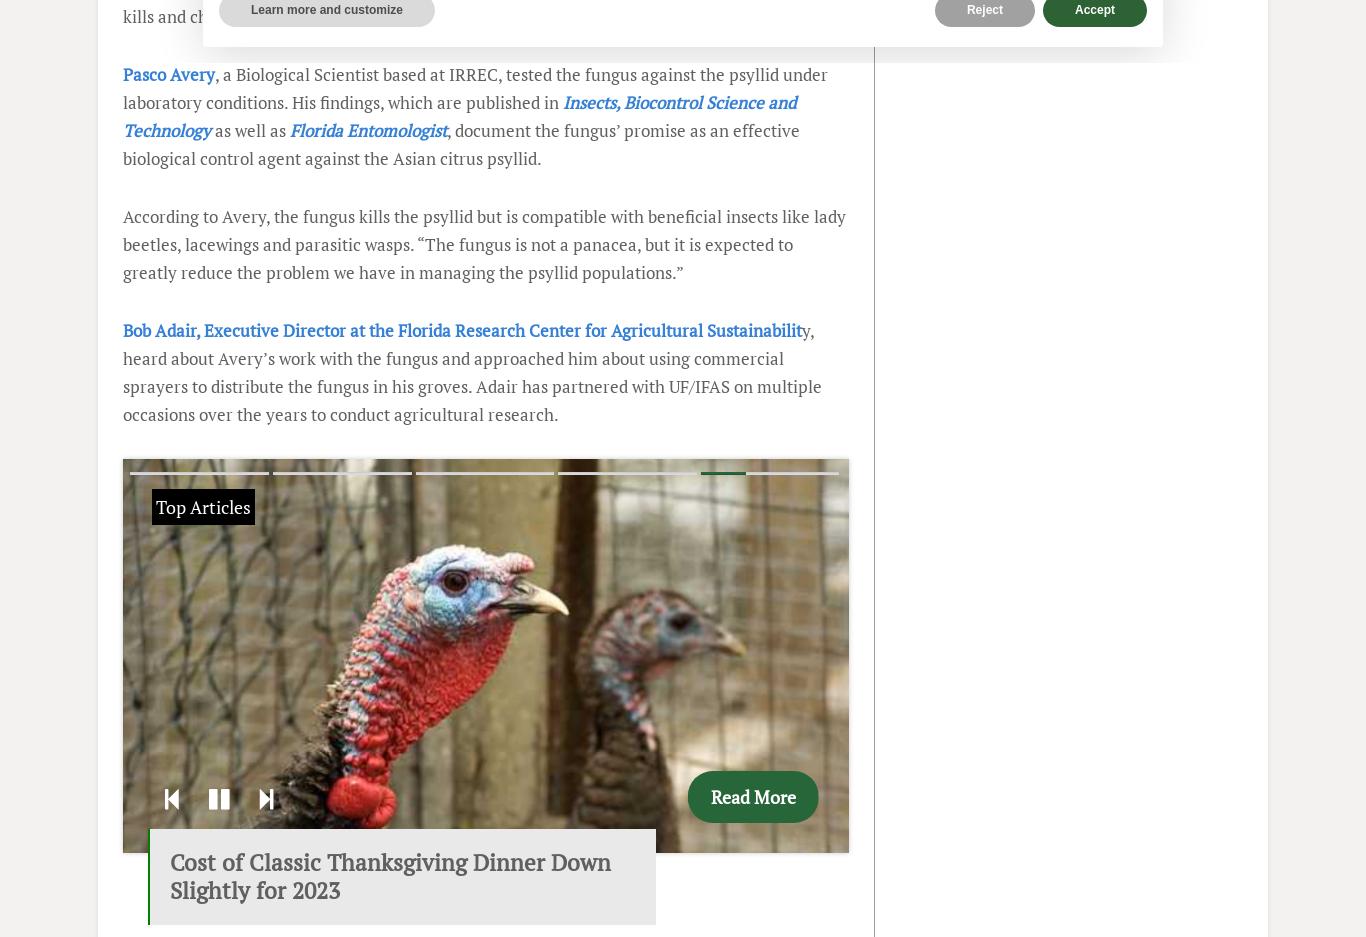  What do you see at coordinates (462, 330) in the screenshot?
I see `'Bob Adair, Executive Director at the Florida Research Center for Agricultural Sustainabilit'` at bounding box center [462, 330].